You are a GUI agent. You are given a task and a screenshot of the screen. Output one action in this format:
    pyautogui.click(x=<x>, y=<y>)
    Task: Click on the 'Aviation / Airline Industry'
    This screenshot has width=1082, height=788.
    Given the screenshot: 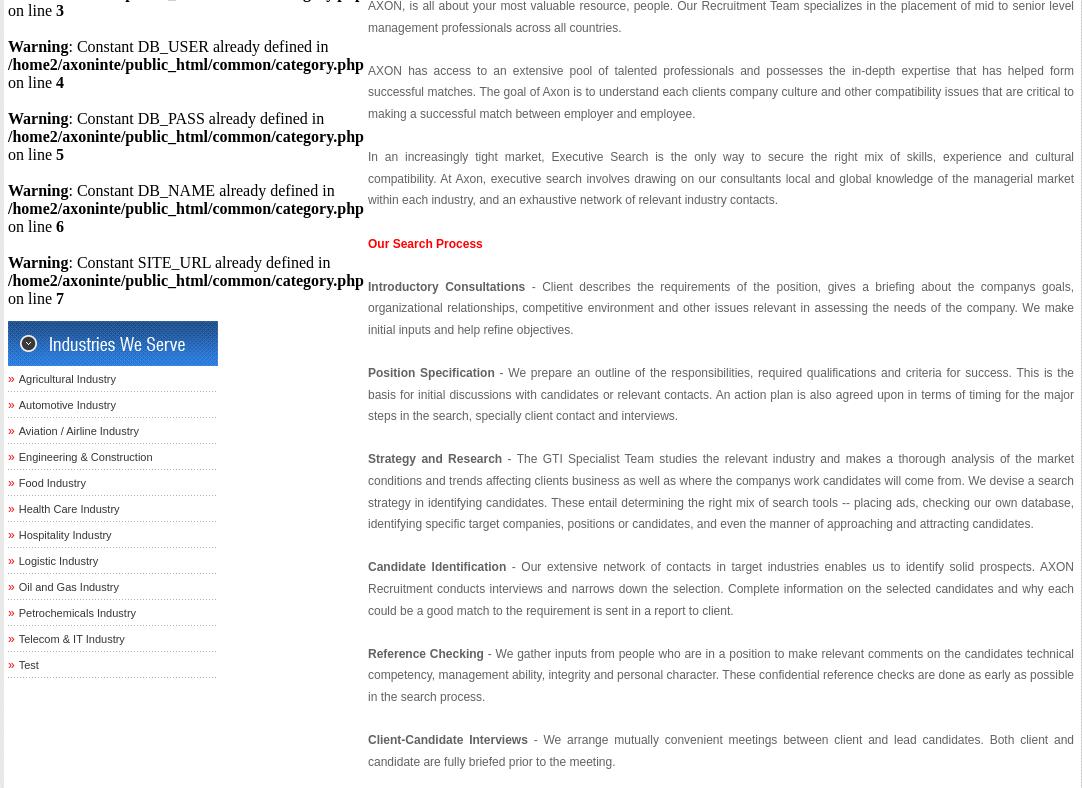 What is the action you would take?
    pyautogui.click(x=17, y=430)
    